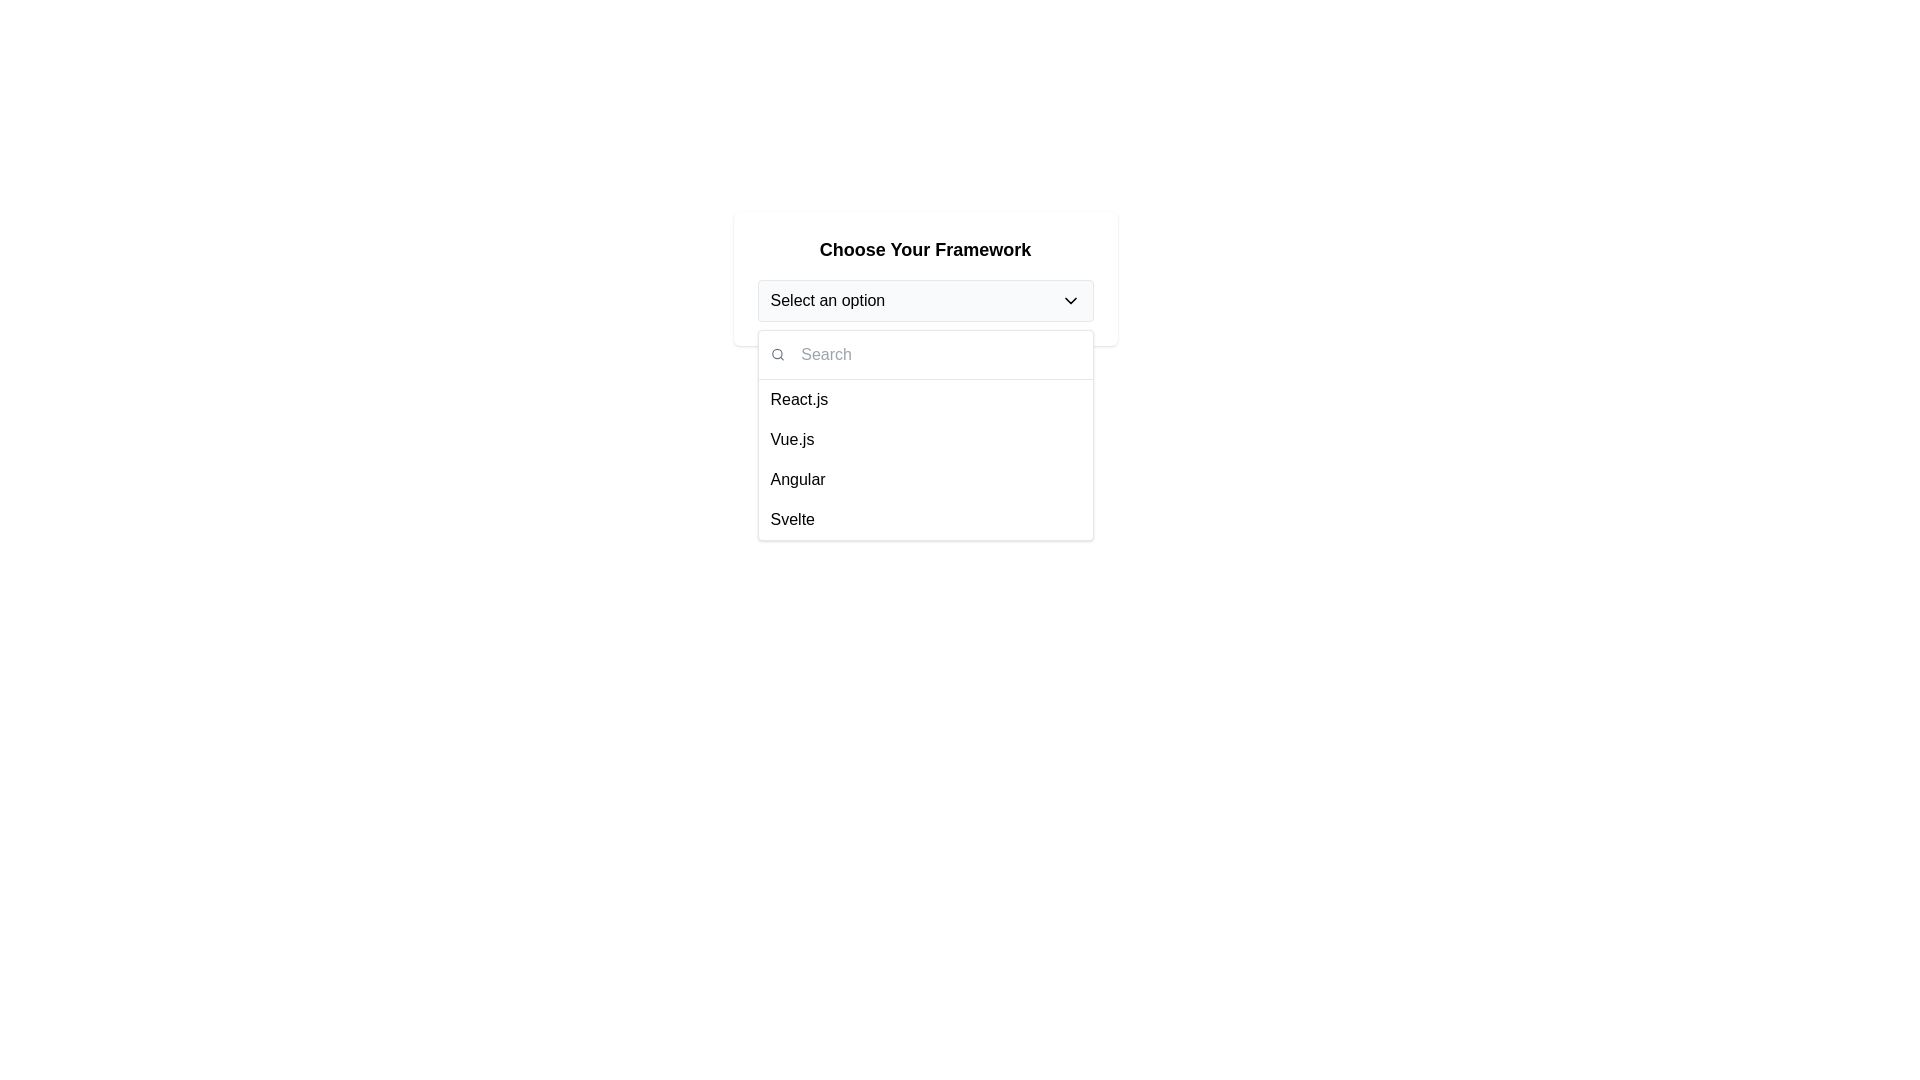  Describe the element at coordinates (797, 479) in the screenshot. I see `the third option in the dropdown menu that indicates 'Angular'` at that location.